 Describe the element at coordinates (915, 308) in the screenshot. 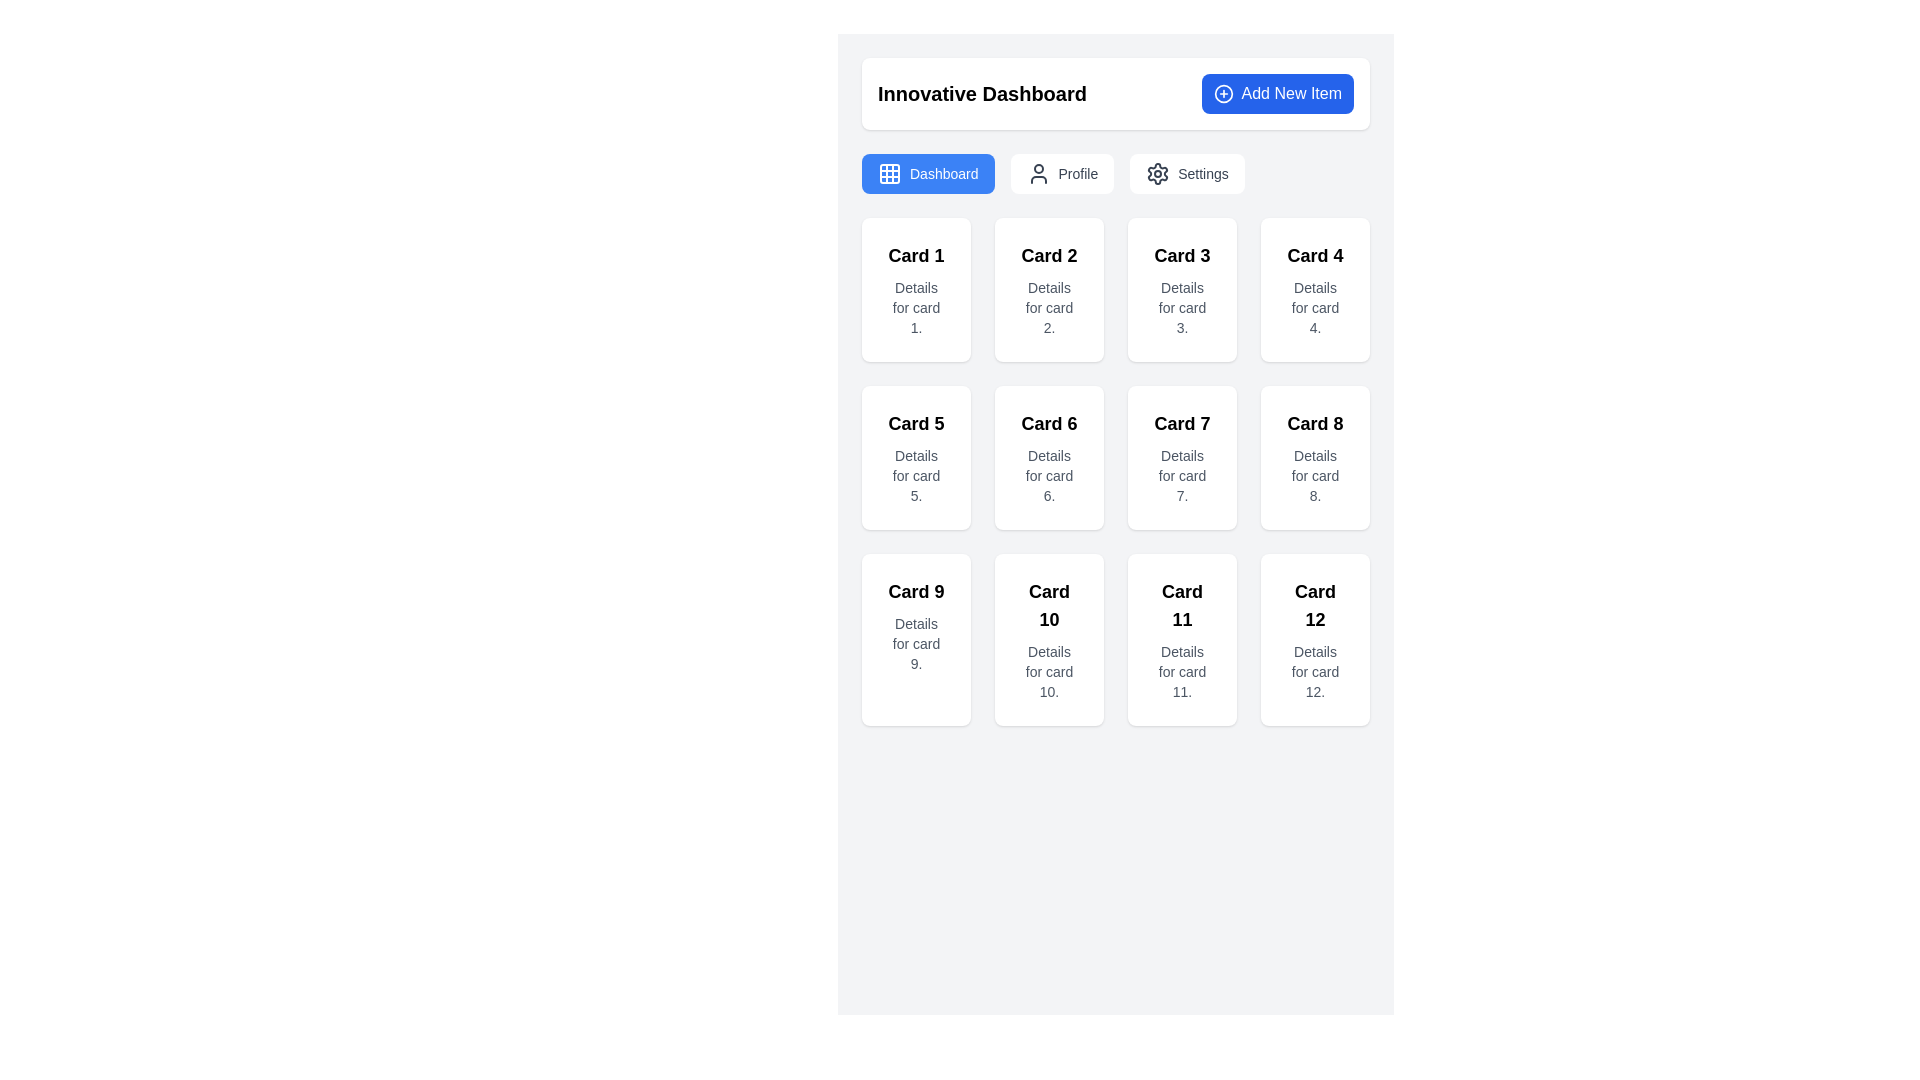

I see `the descriptive text located below the title 'Card 1' within the card in the top-left corner of the grid layout` at that location.